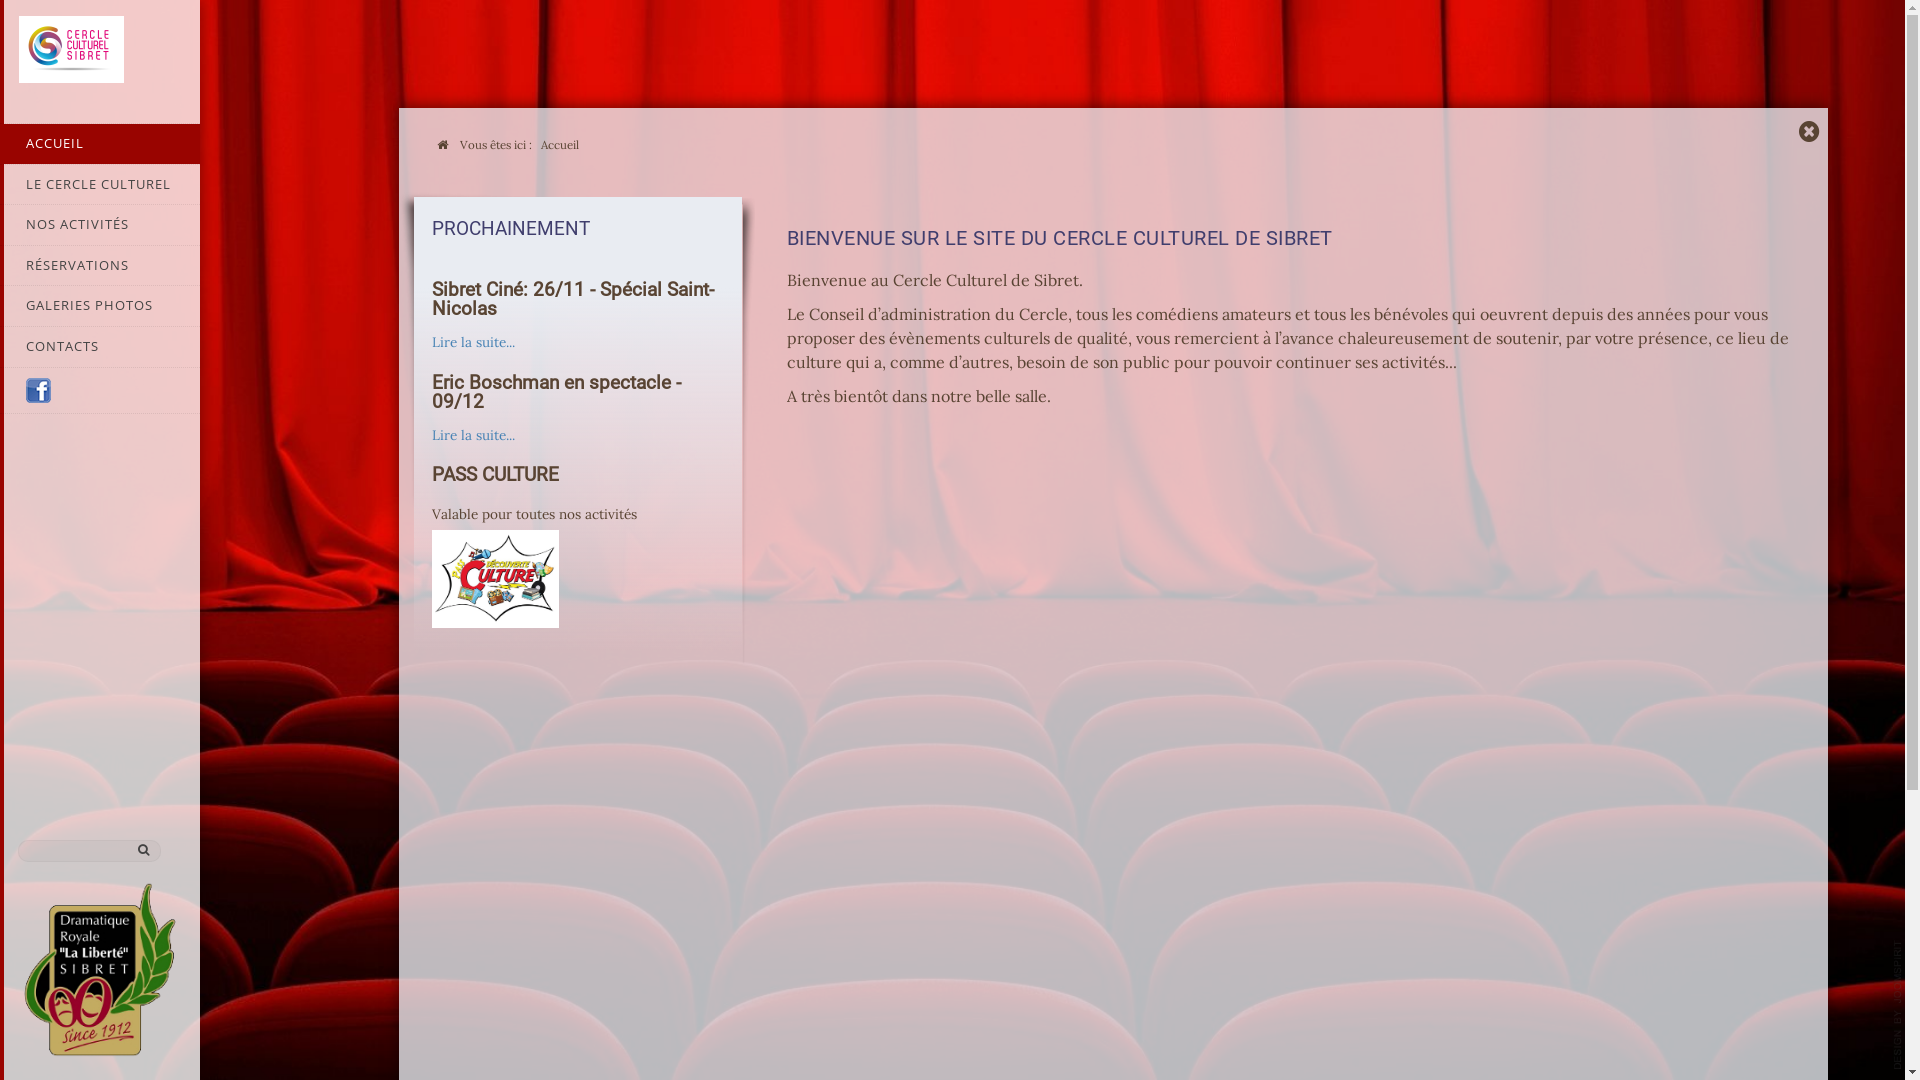  Describe the element at coordinates (0, 346) in the screenshot. I see `'CONTACTS'` at that location.